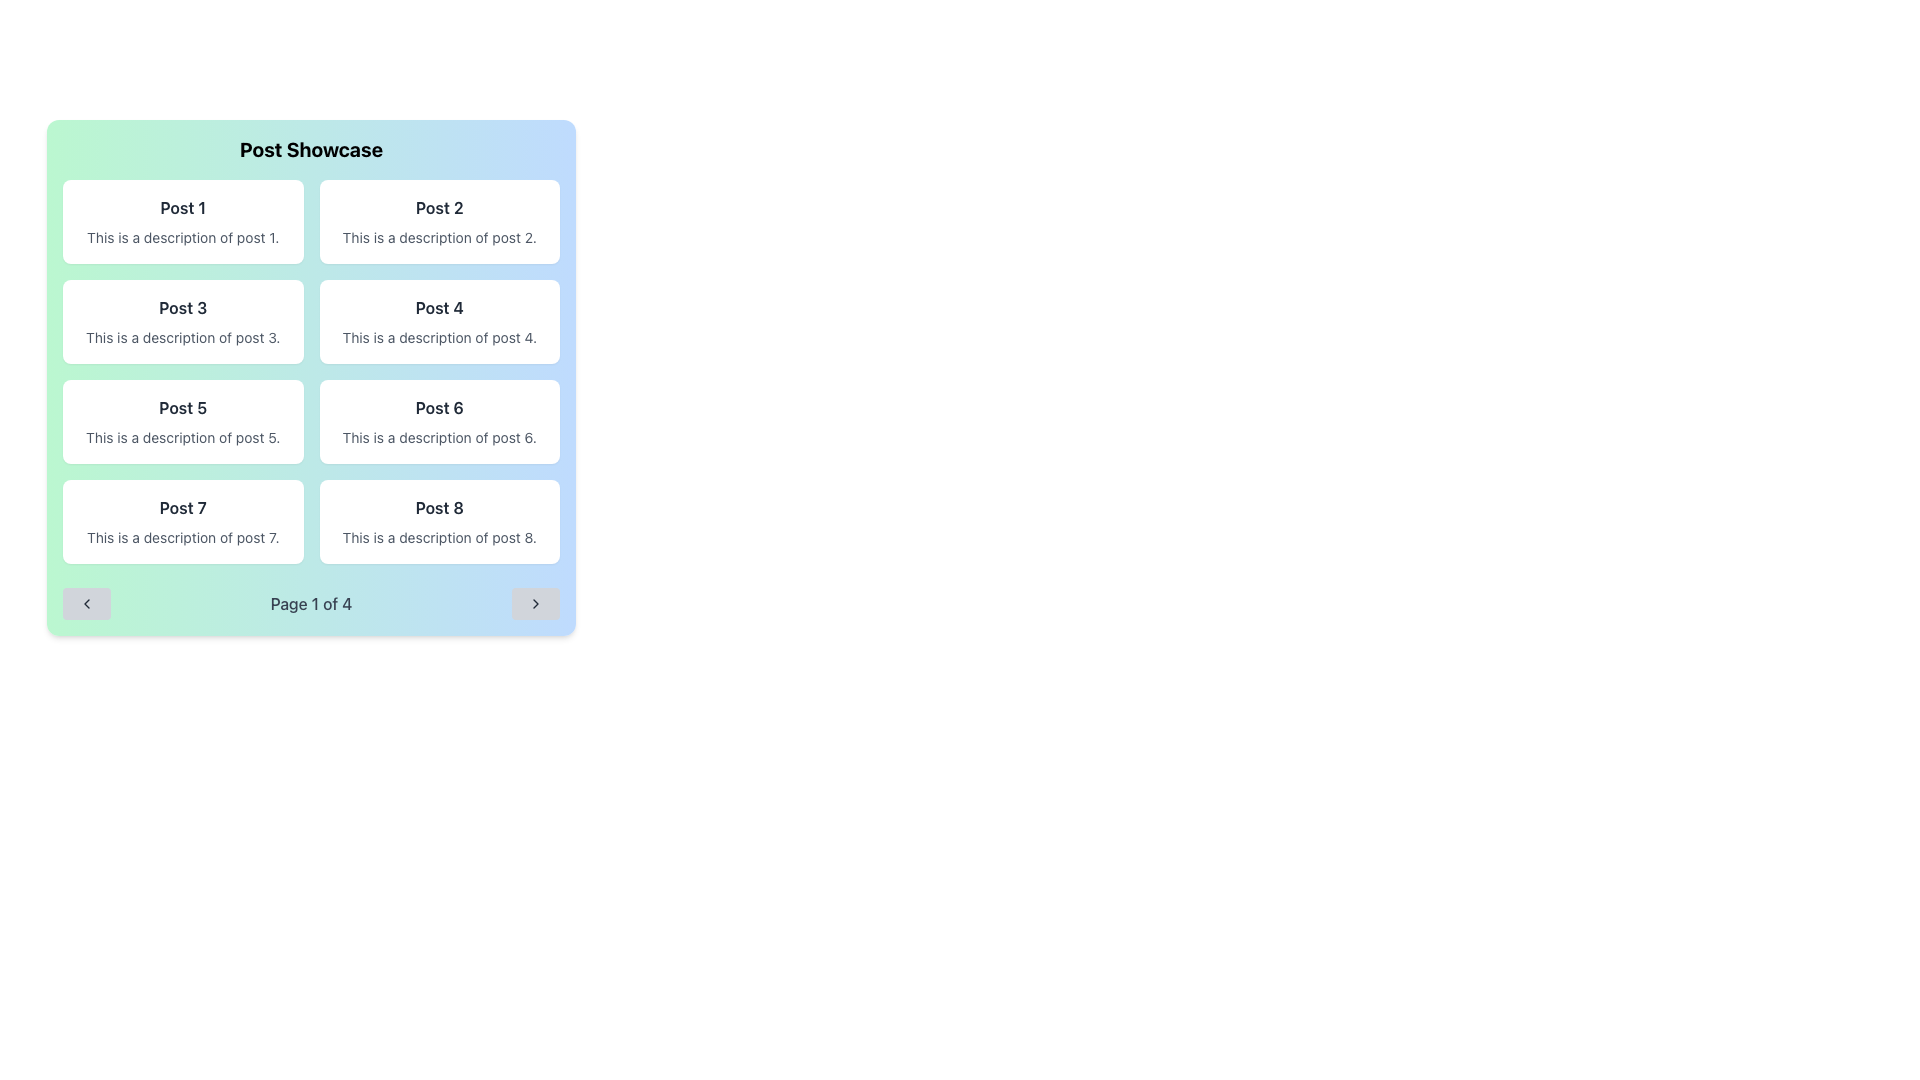  What do you see at coordinates (438, 437) in the screenshot?
I see `static text content providing a description for the related post located below the title 'Post 6' in the second column of the second row of a 2x4 grid` at bounding box center [438, 437].